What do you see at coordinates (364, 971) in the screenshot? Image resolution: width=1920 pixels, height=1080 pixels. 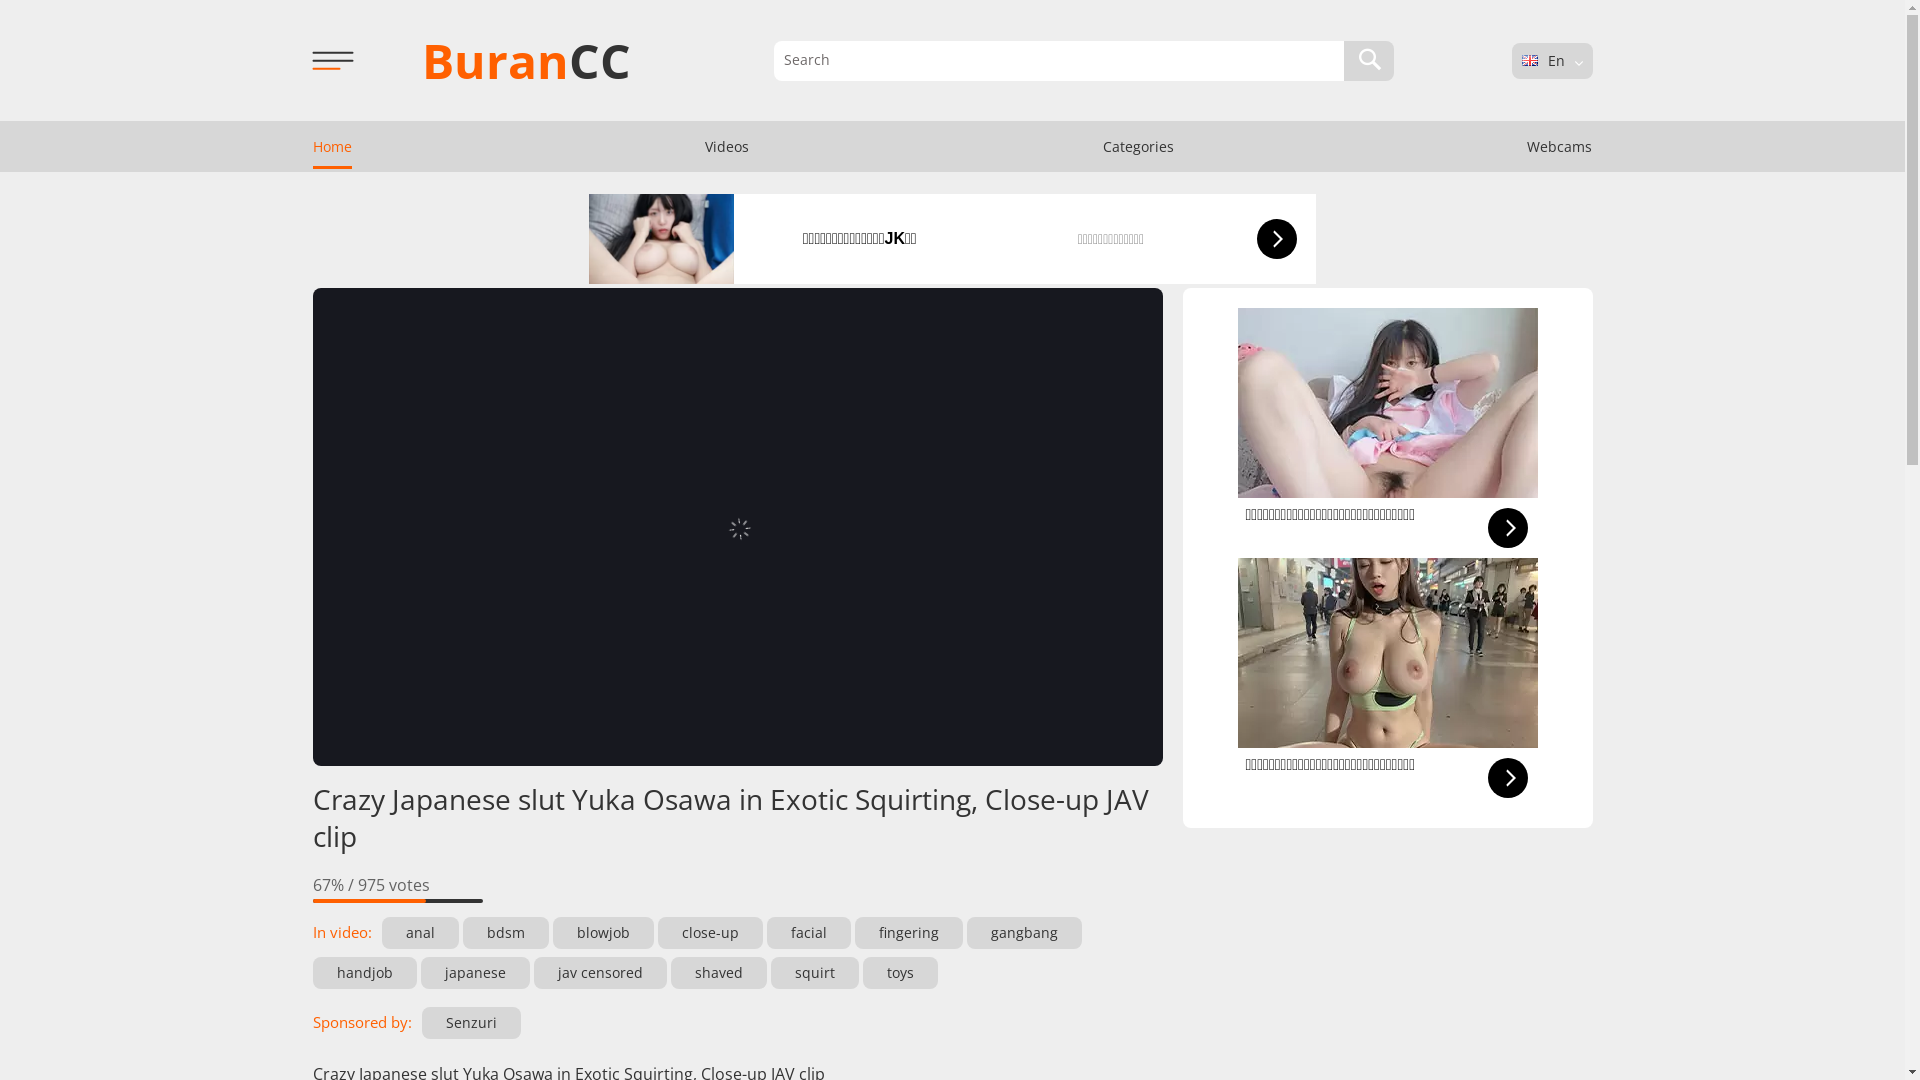 I see `'handjob'` at bounding box center [364, 971].